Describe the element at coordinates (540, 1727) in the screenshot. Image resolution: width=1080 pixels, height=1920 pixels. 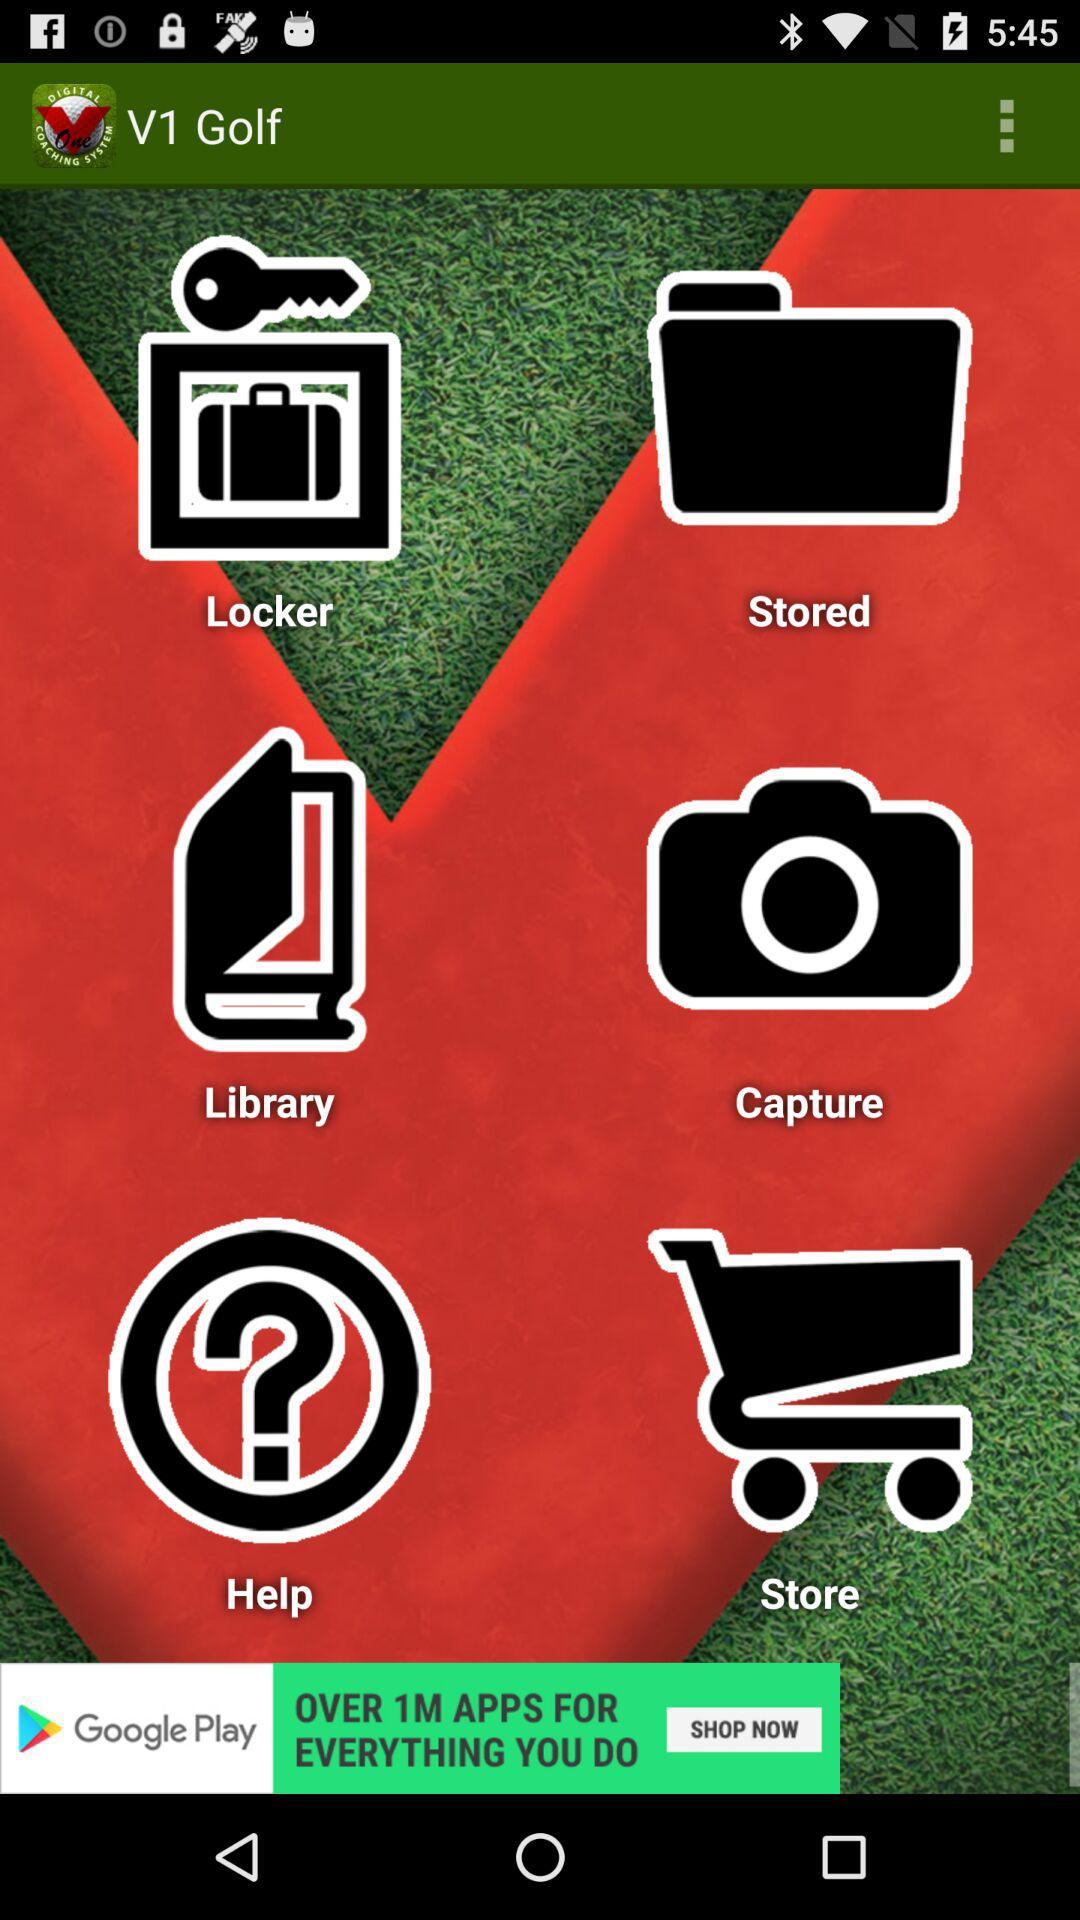
I see `advertisement` at that location.